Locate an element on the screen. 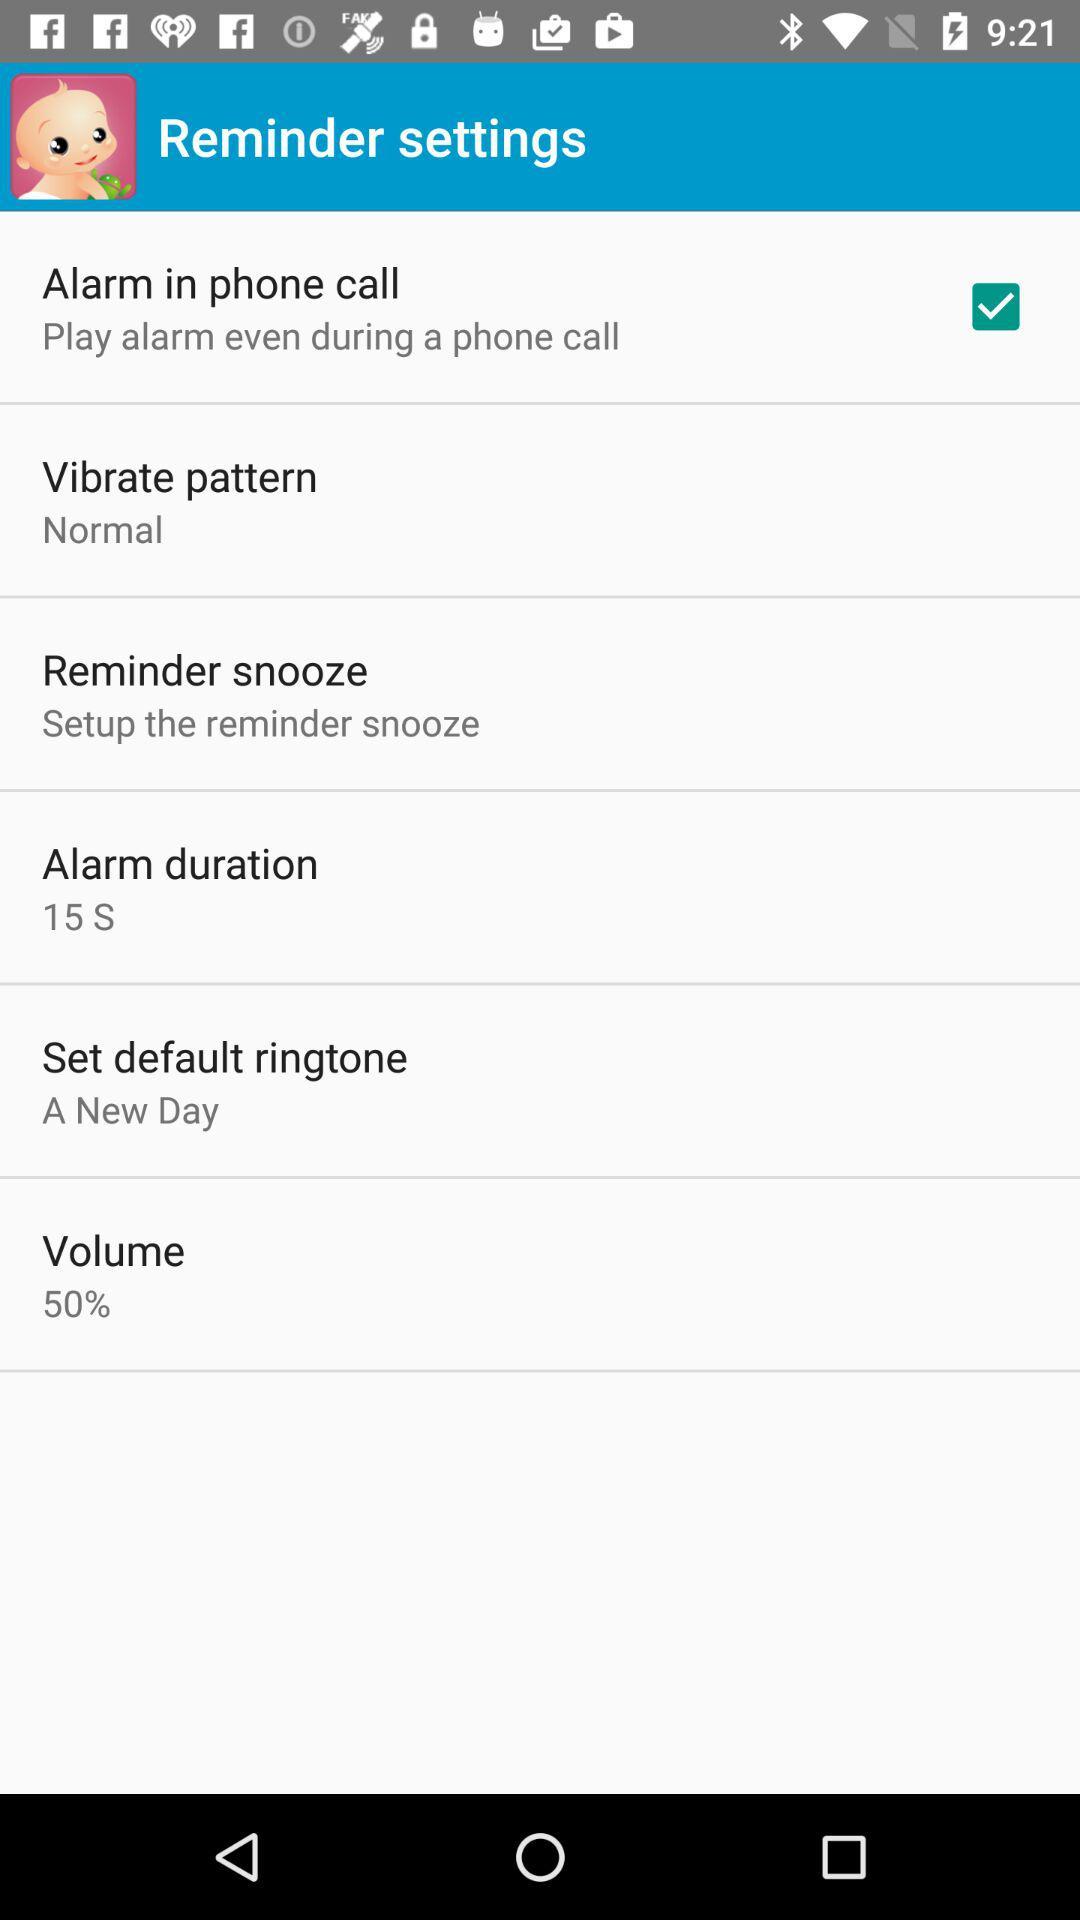 This screenshot has height=1920, width=1080. the icon to the left of reminder settings app is located at coordinates (72, 135).